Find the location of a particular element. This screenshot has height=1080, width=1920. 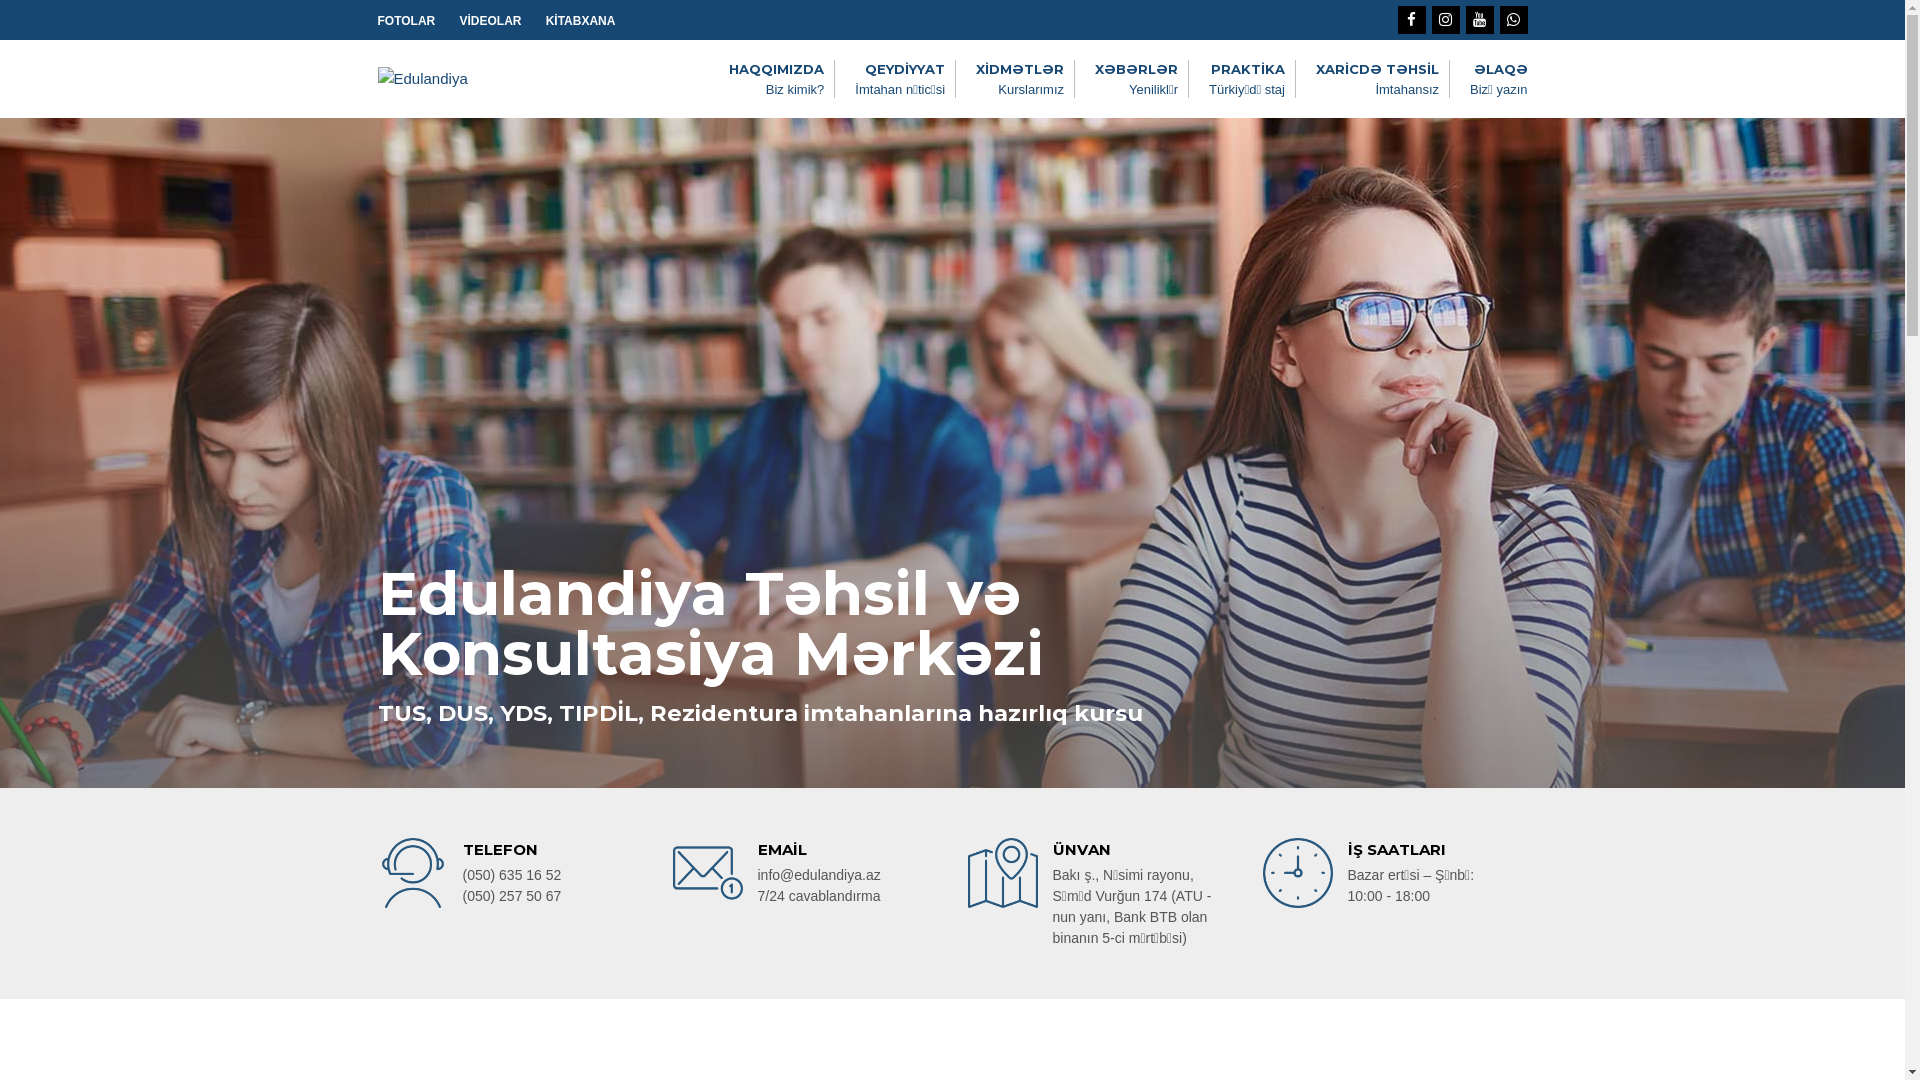

'FOTOLAR' is located at coordinates (378, 21).